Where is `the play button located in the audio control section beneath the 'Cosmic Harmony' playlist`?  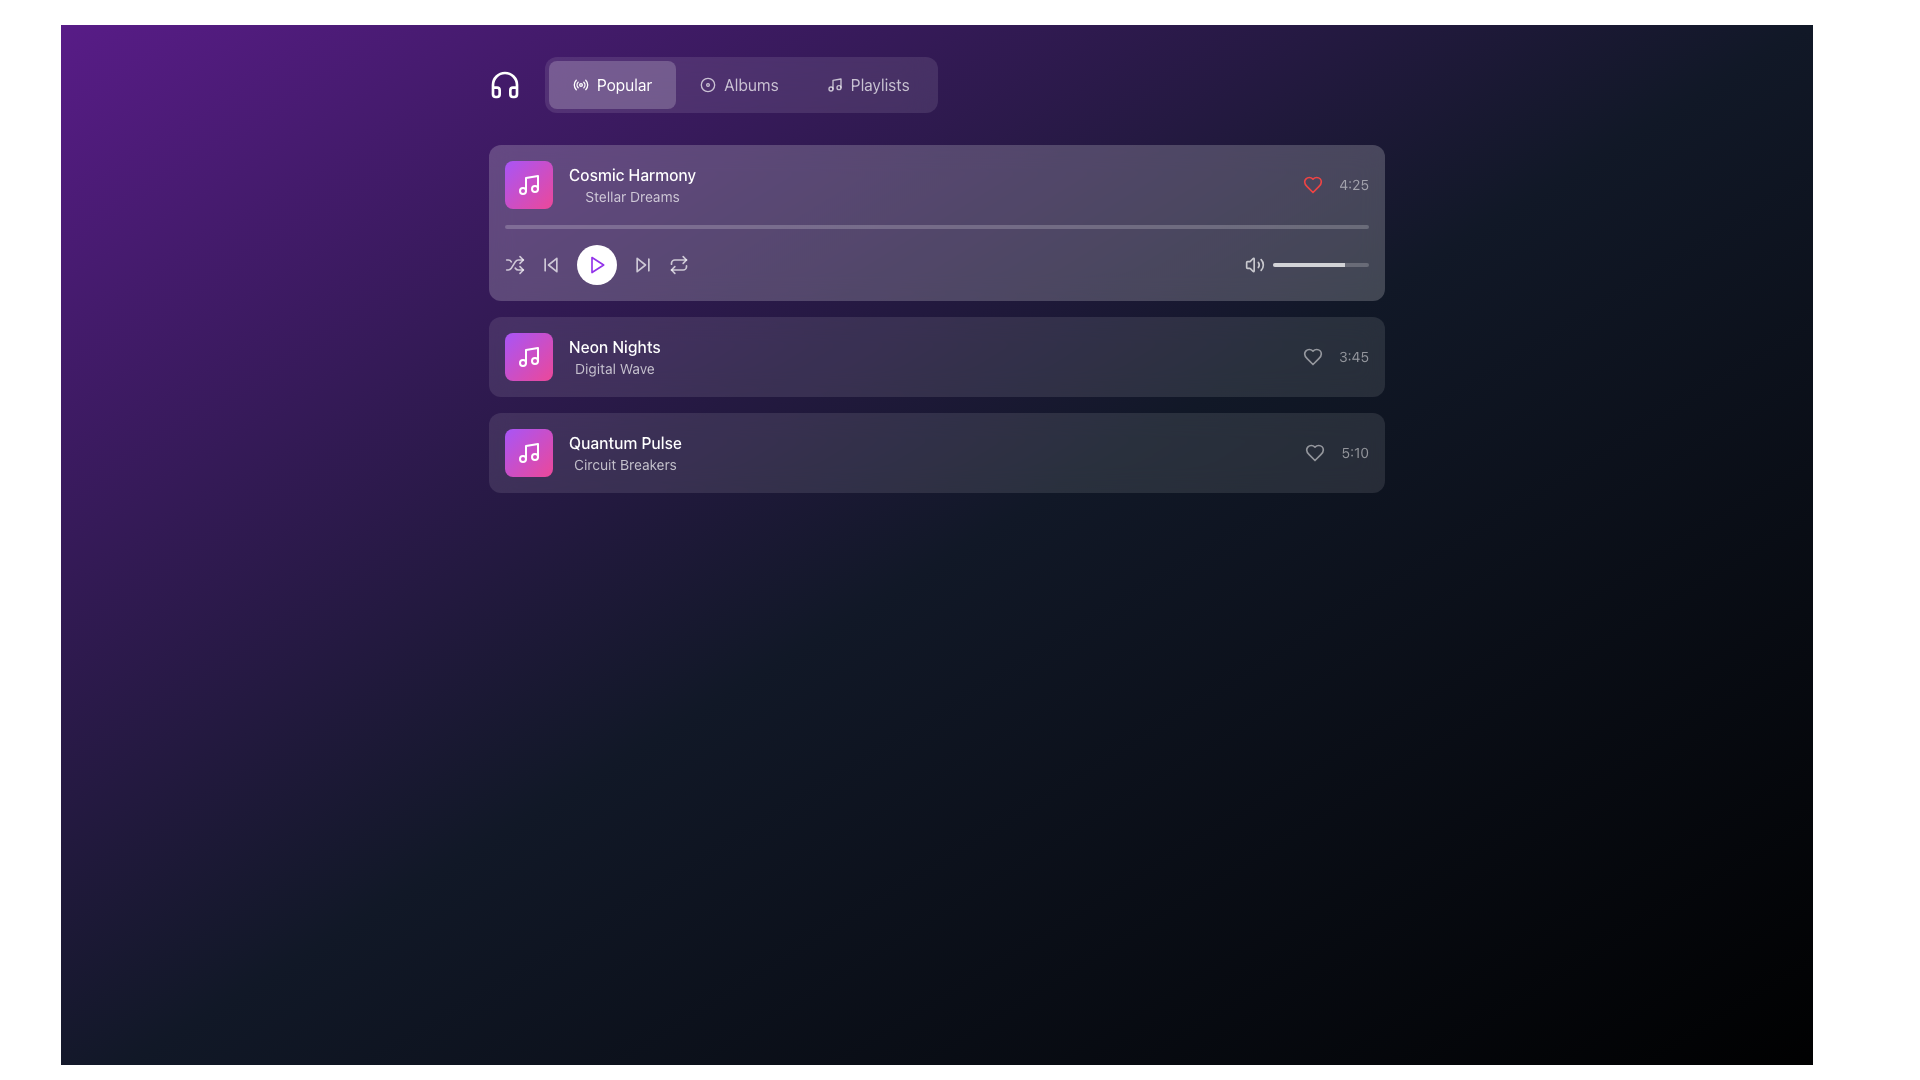 the play button located in the audio control section beneath the 'Cosmic Harmony' playlist is located at coordinates (595, 264).